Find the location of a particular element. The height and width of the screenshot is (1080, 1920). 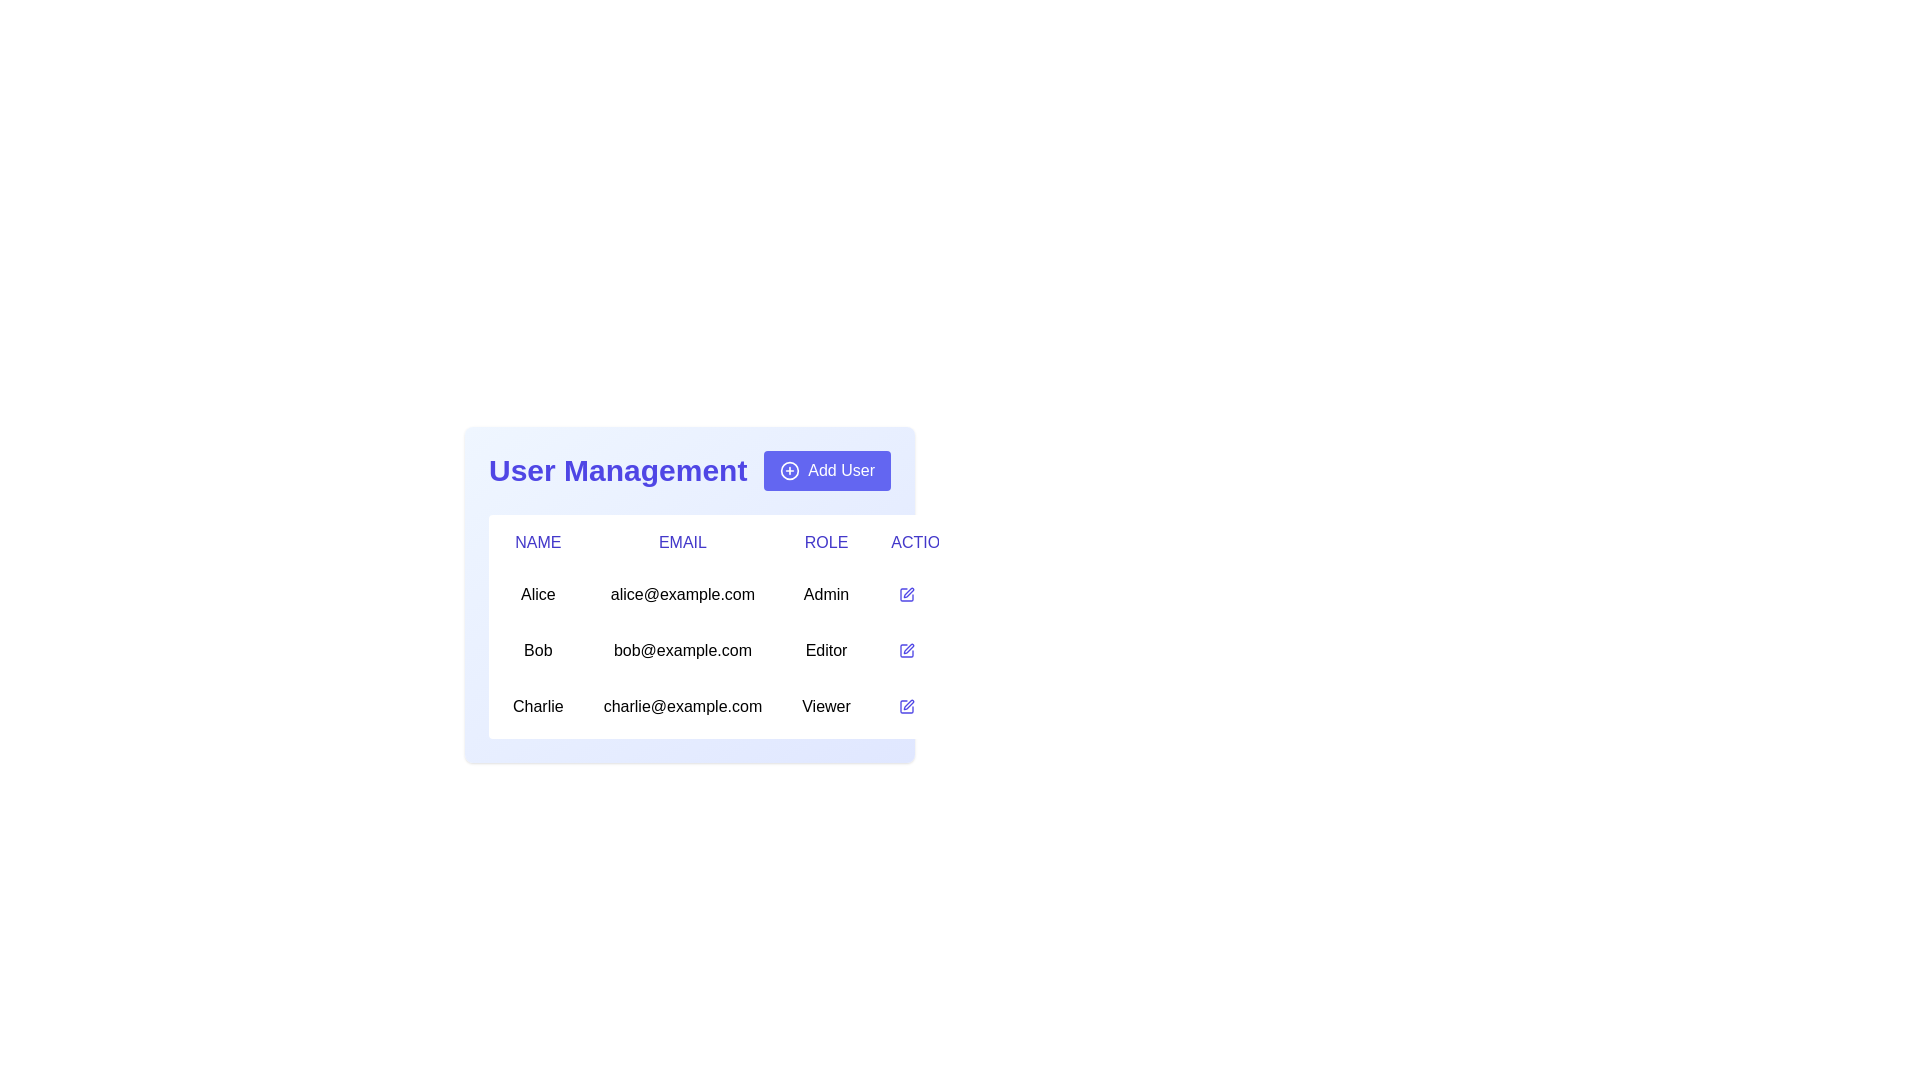

the 'NAME' text label, which is styled in uppercase, bold, and indigo-colored, situated at the top of the tabular layout is located at coordinates (538, 543).